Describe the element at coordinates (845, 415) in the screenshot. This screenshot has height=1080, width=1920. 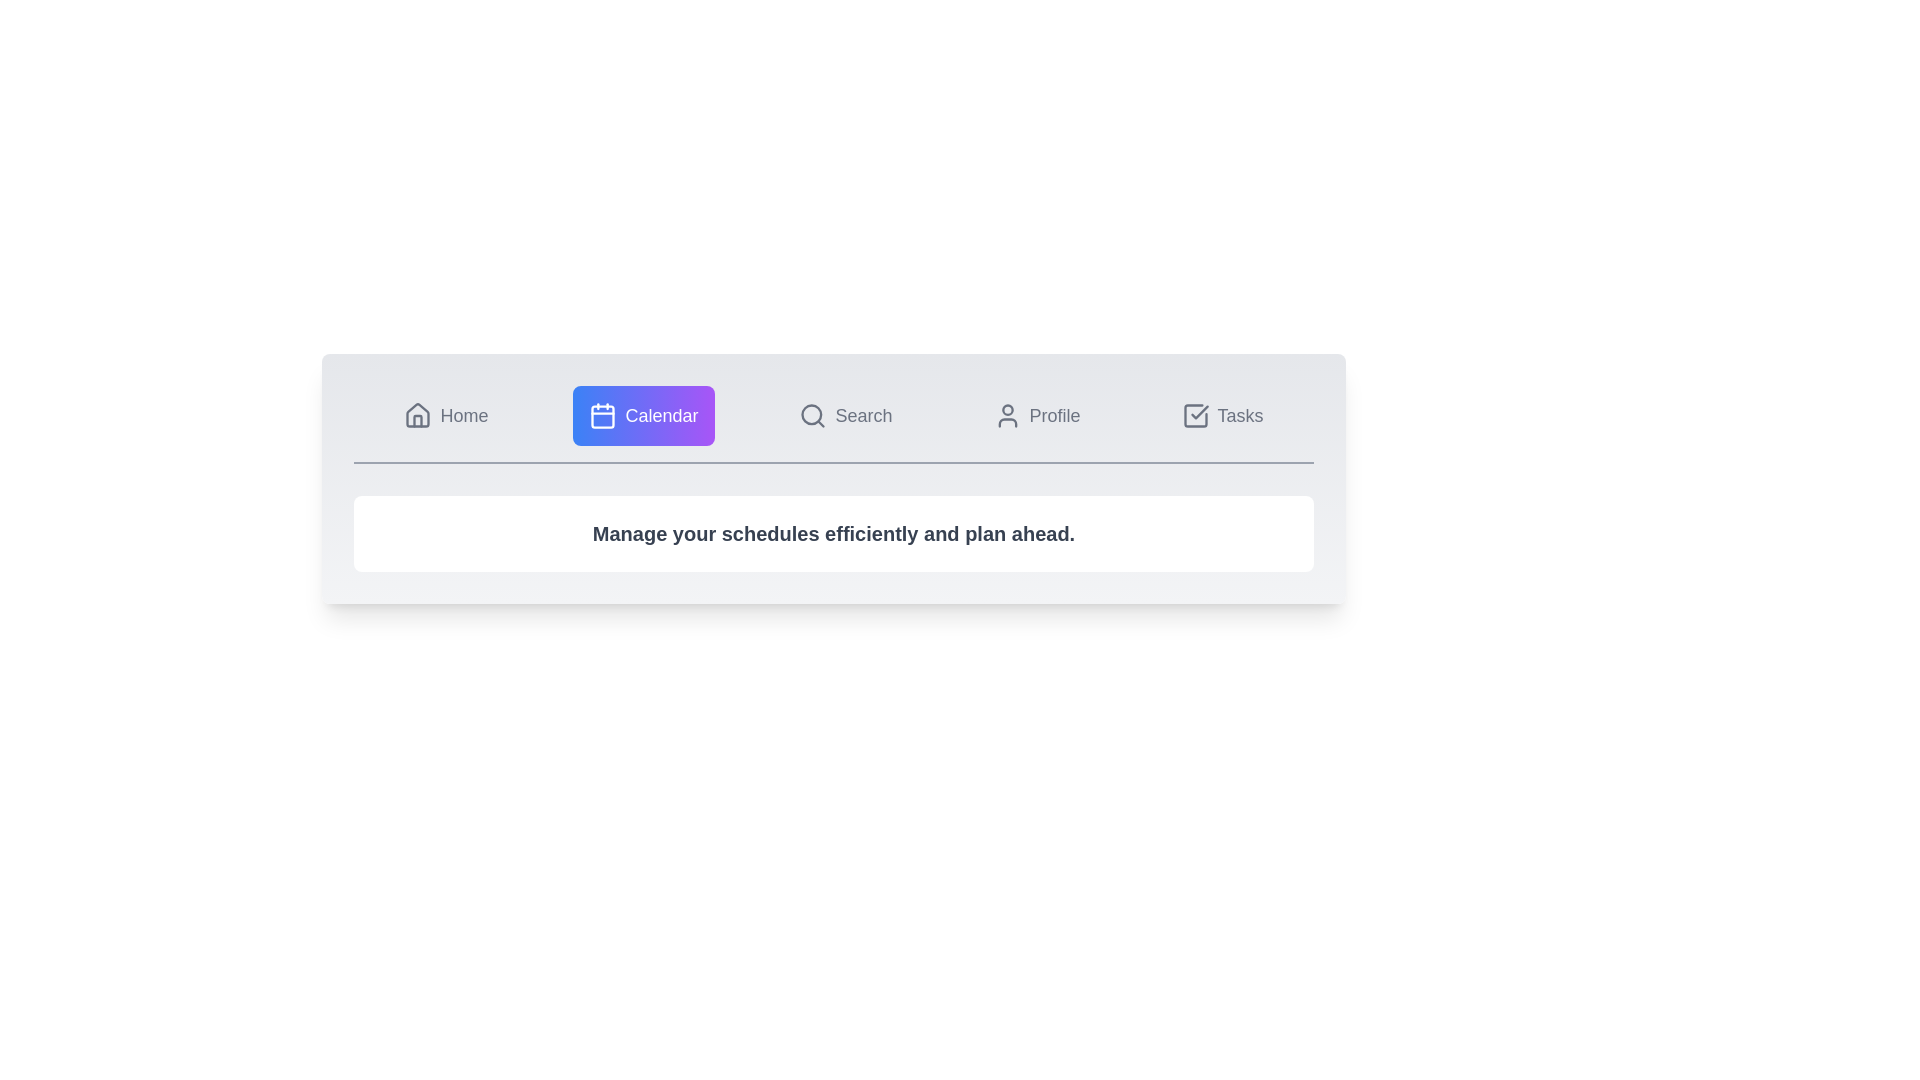
I see `the Search tab` at that location.